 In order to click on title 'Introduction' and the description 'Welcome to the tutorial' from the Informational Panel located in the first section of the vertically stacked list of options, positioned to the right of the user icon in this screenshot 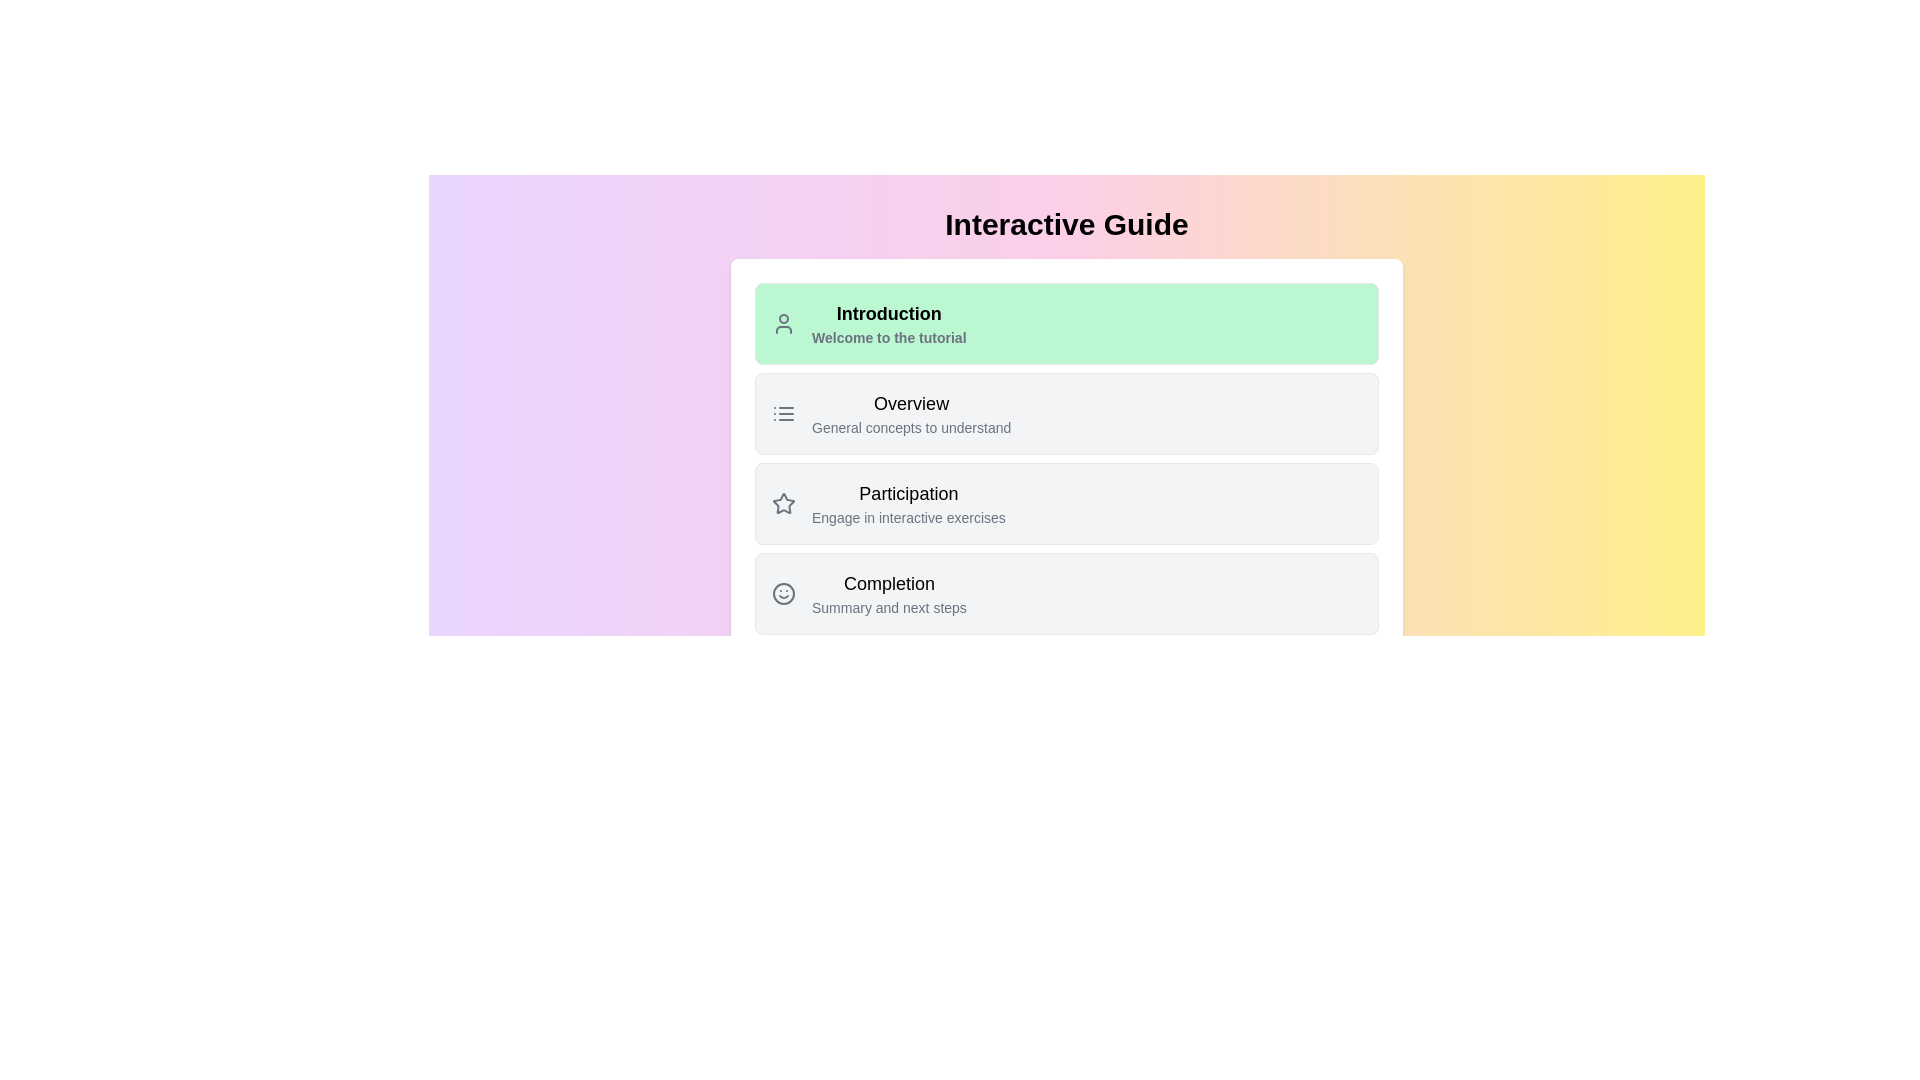, I will do `click(888, 323)`.